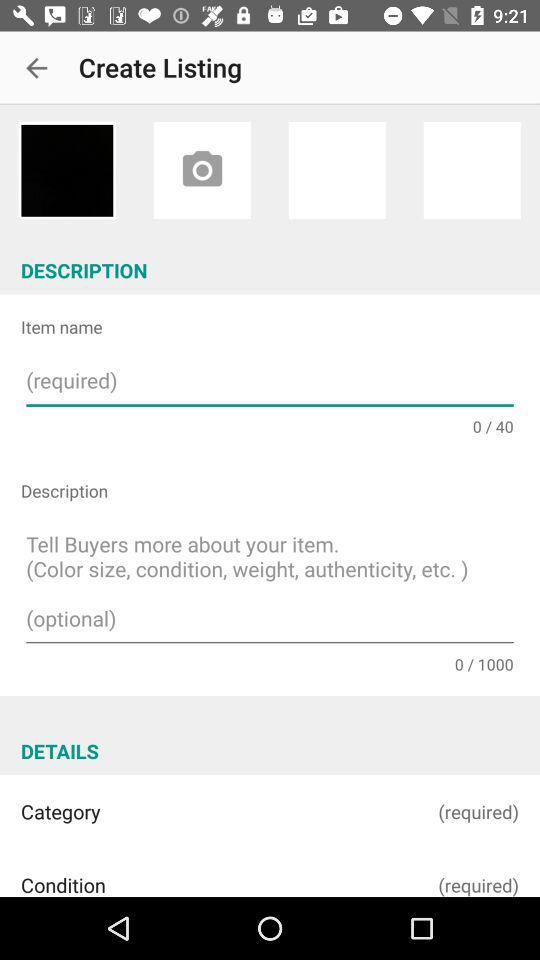 This screenshot has height=960, width=540. What do you see at coordinates (36, 68) in the screenshot?
I see `the app to the left of the create listing item` at bounding box center [36, 68].